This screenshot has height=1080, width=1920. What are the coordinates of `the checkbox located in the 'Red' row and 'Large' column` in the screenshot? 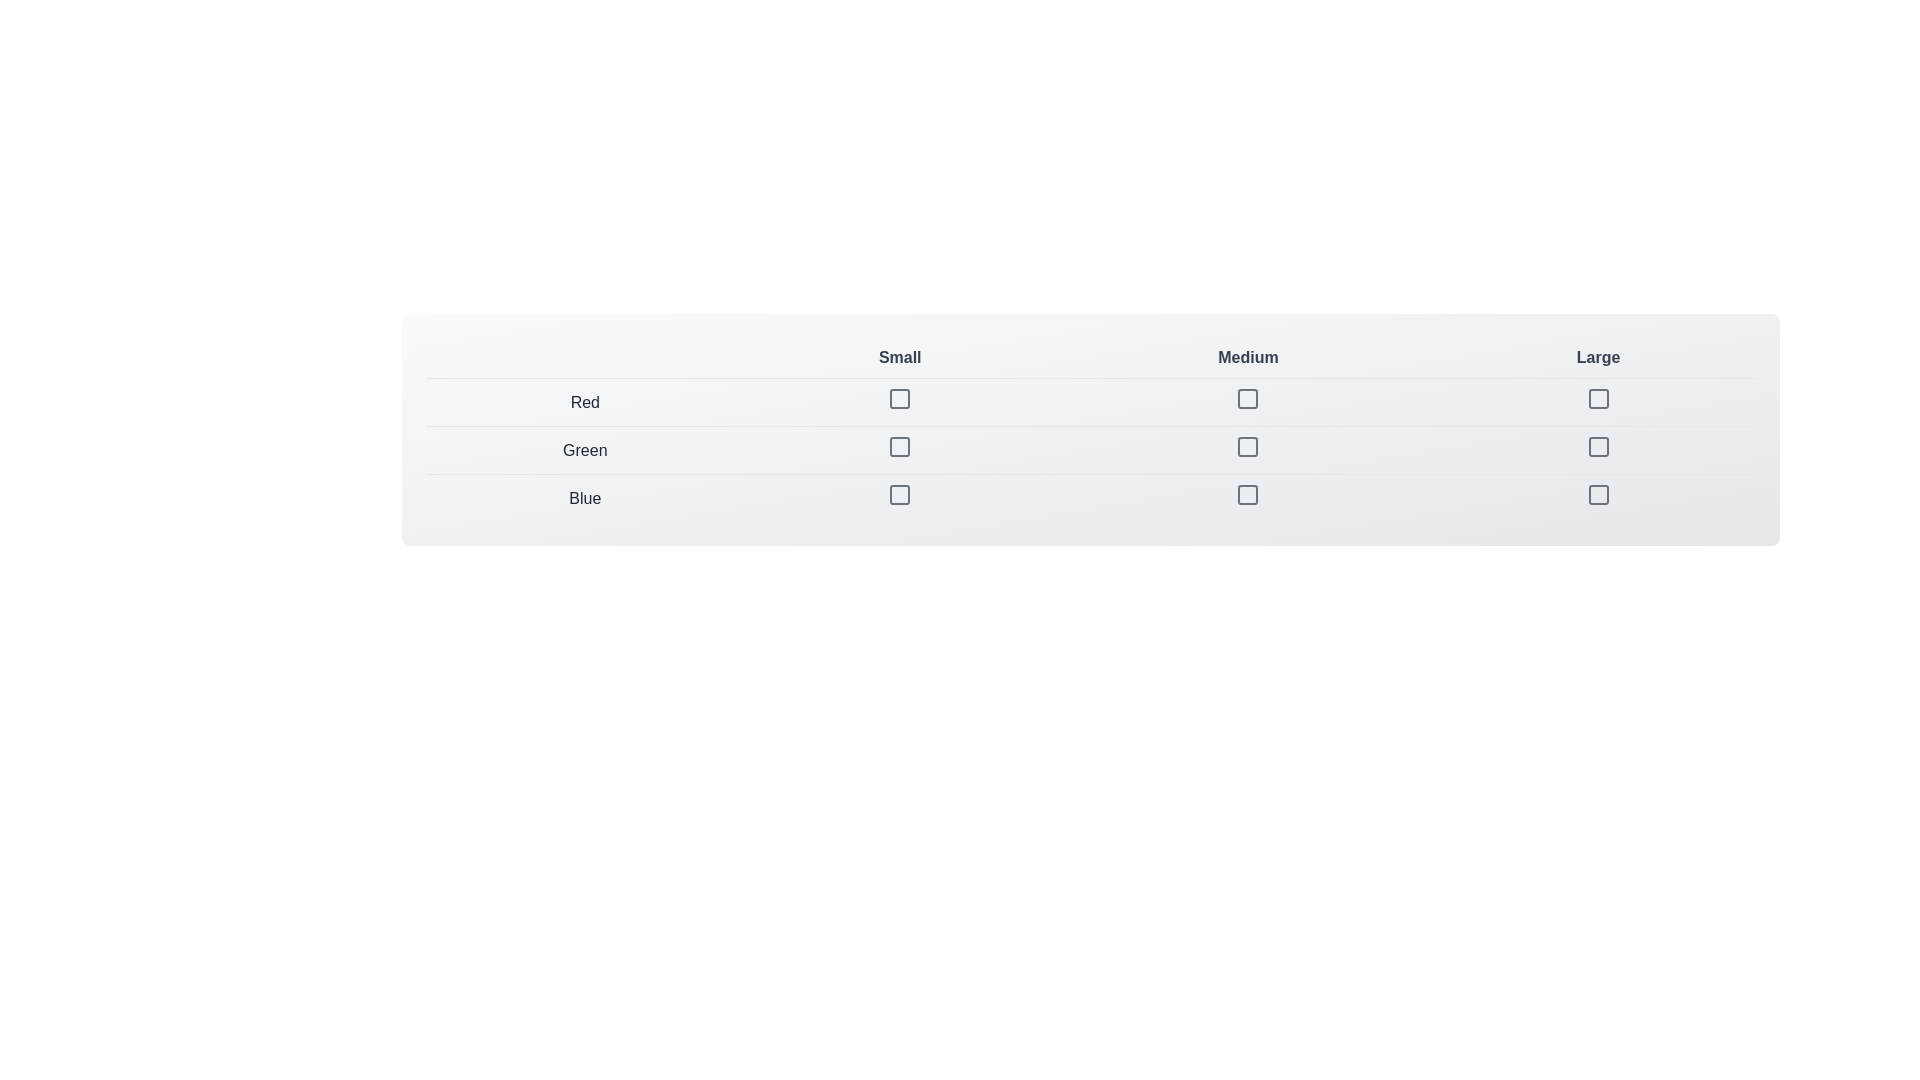 It's located at (1597, 402).